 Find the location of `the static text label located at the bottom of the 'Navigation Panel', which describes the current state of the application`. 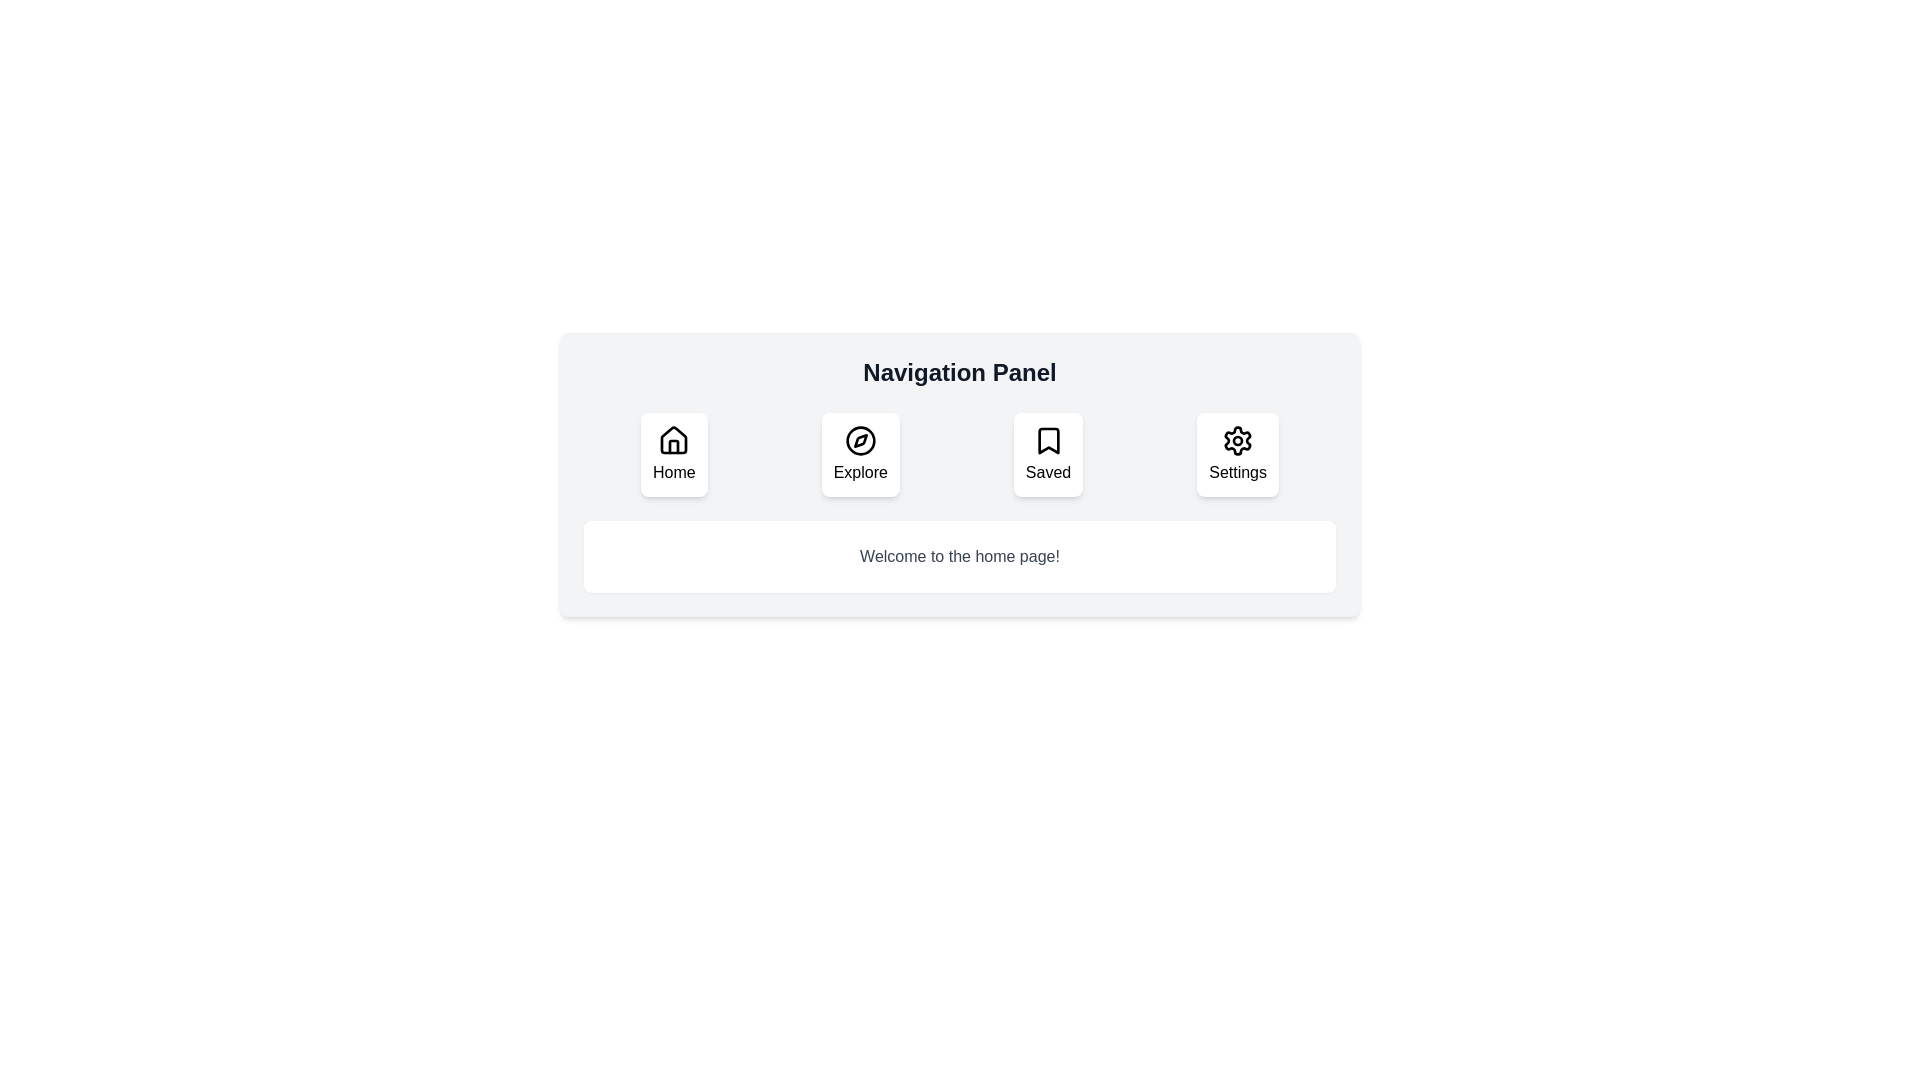

the static text label located at the bottom of the 'Navigation Panel', which describes the current state of the application is located at coordinates (960, 556).